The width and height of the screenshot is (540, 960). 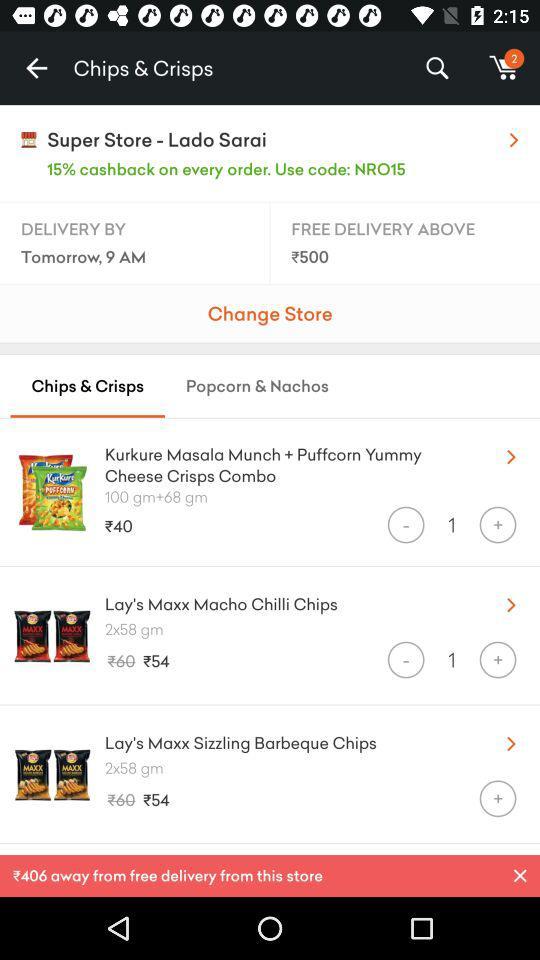 I want to click on the % item, so click(x=436, y=68).